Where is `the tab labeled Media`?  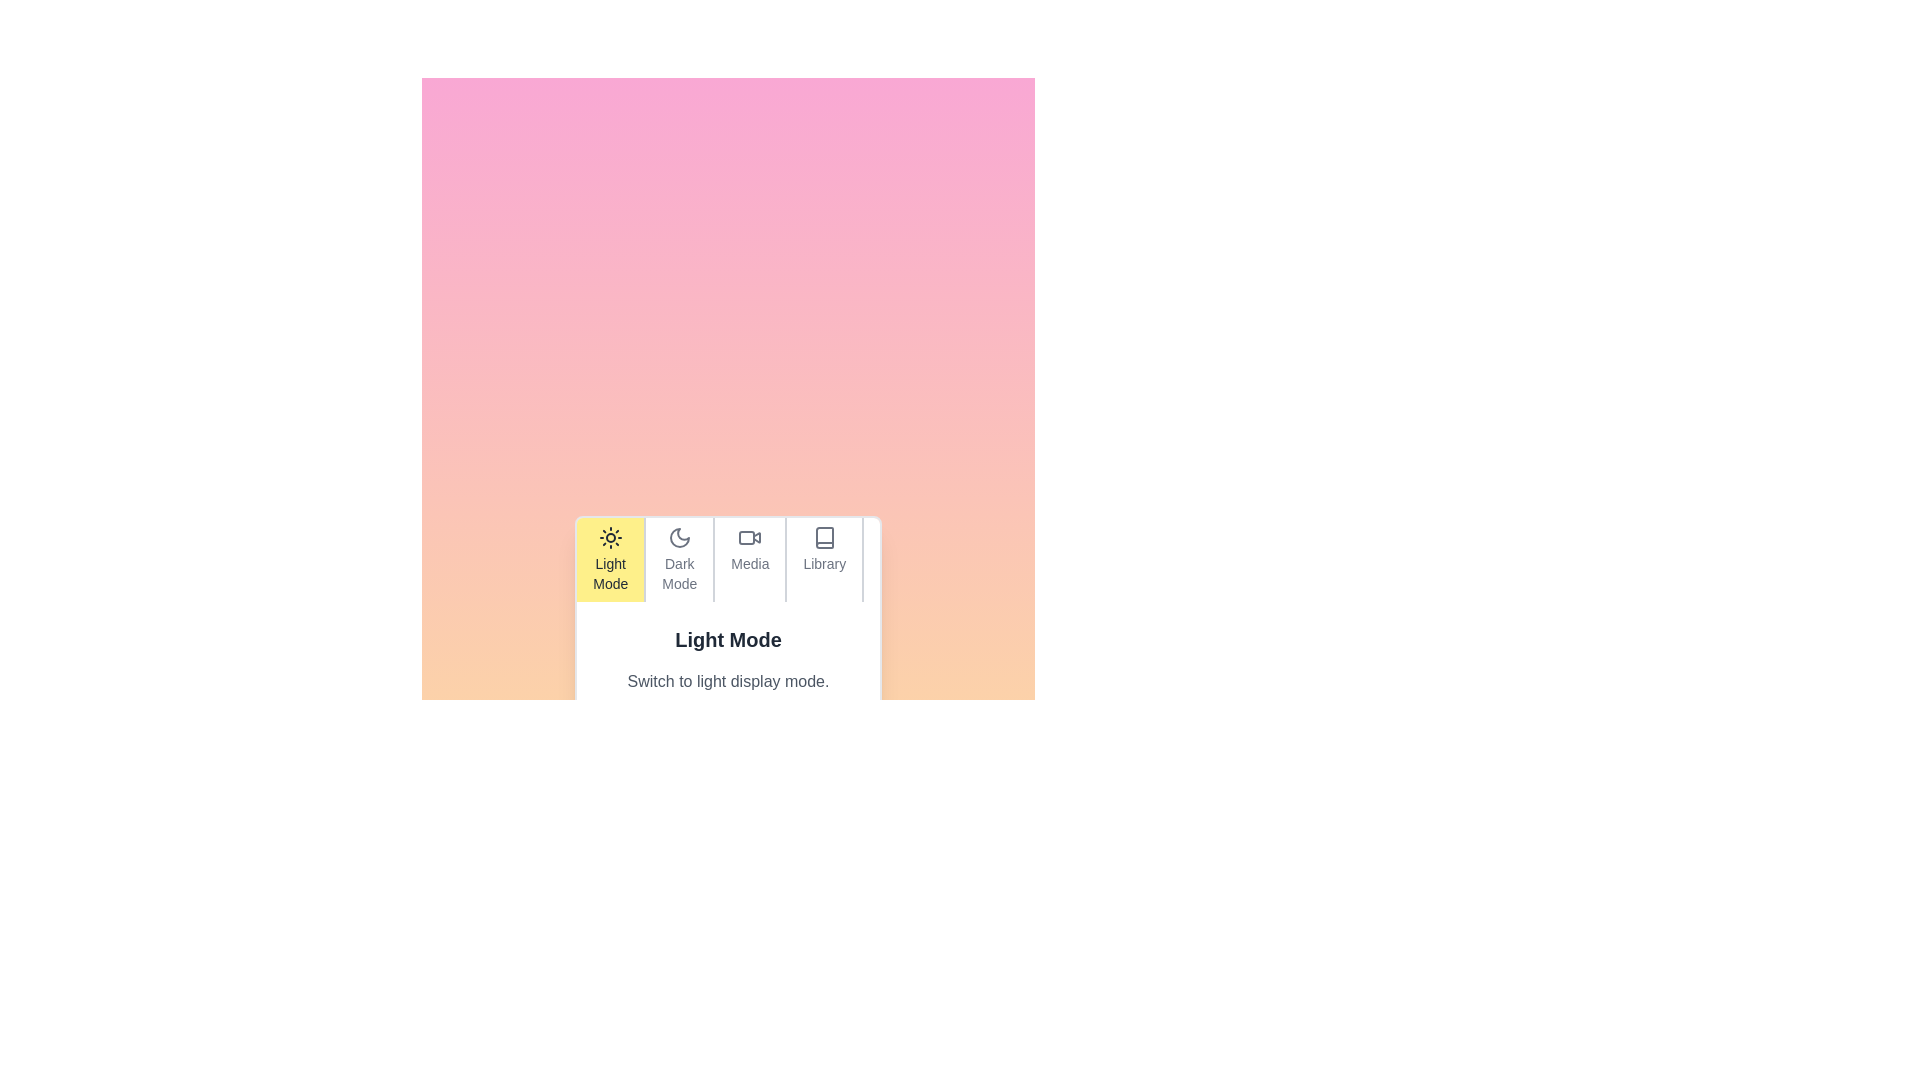
the tab labeled Media is located at coordinates (748, 559).